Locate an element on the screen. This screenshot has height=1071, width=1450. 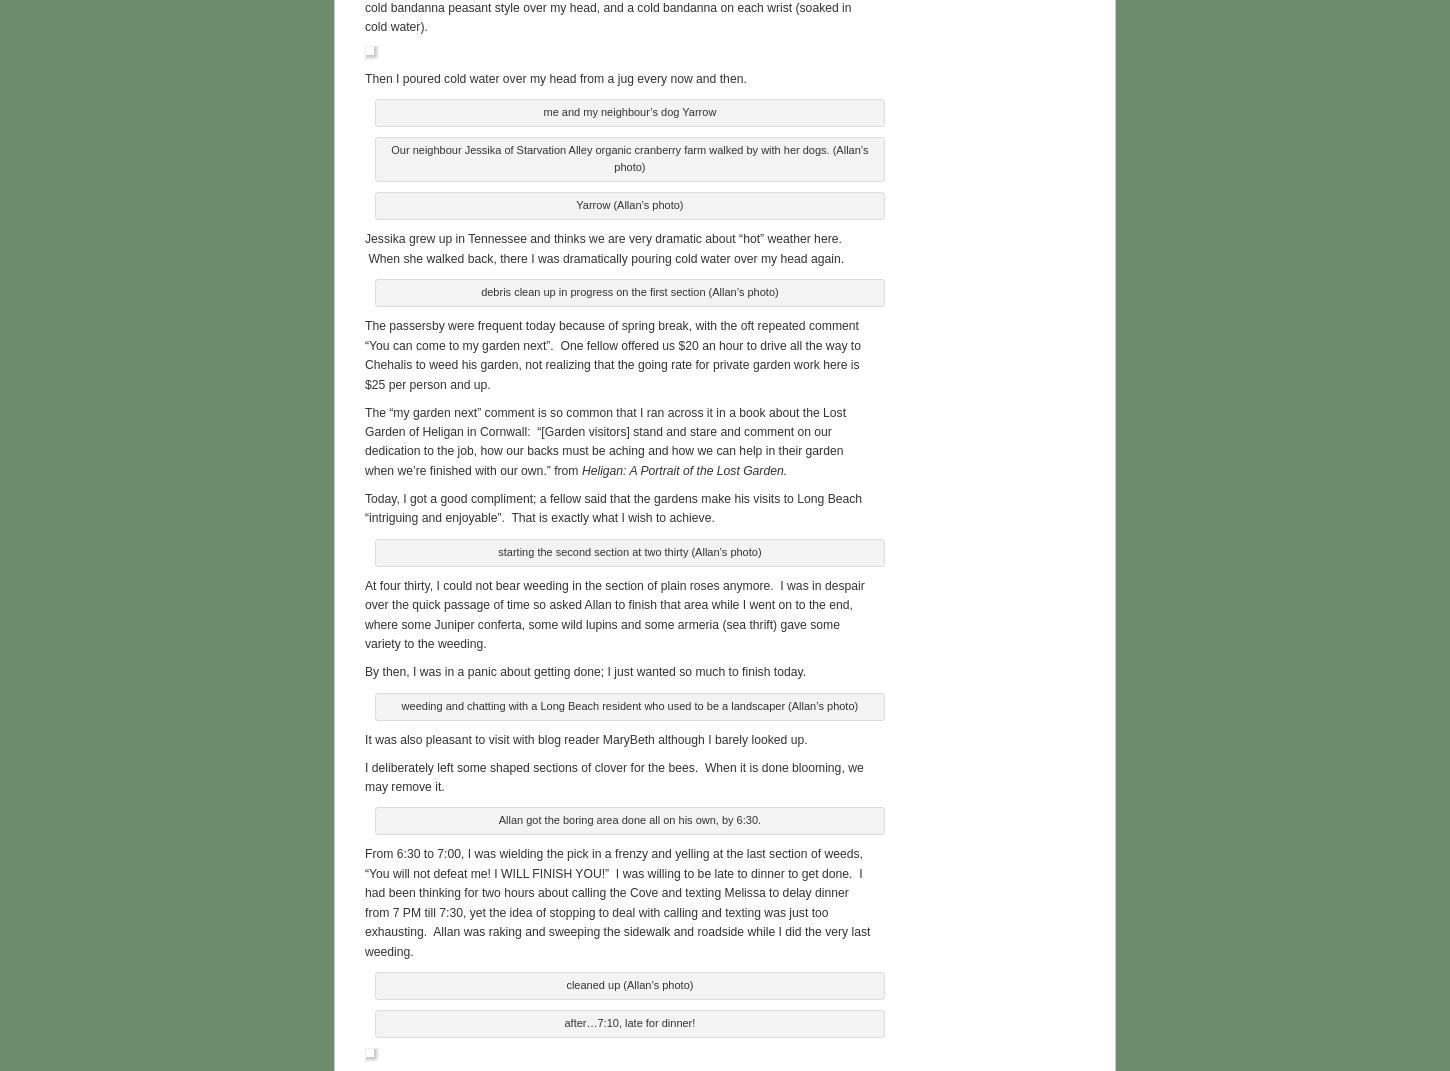
'Heligan: A Portrait of the Lost Garden.' is located at coordinates (581, 467).